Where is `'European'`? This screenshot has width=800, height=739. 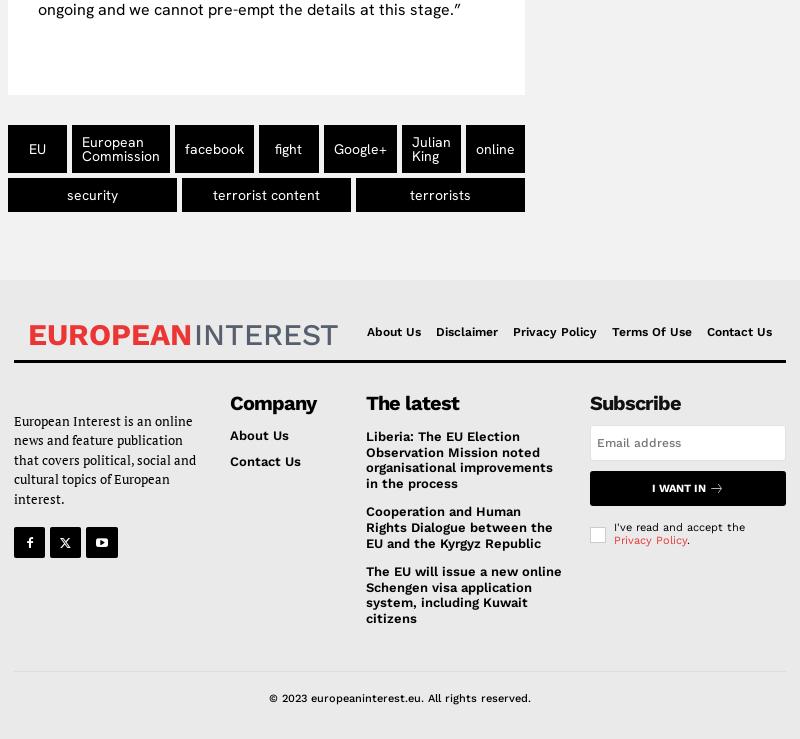 'European' is located at coordinates (109, 333).